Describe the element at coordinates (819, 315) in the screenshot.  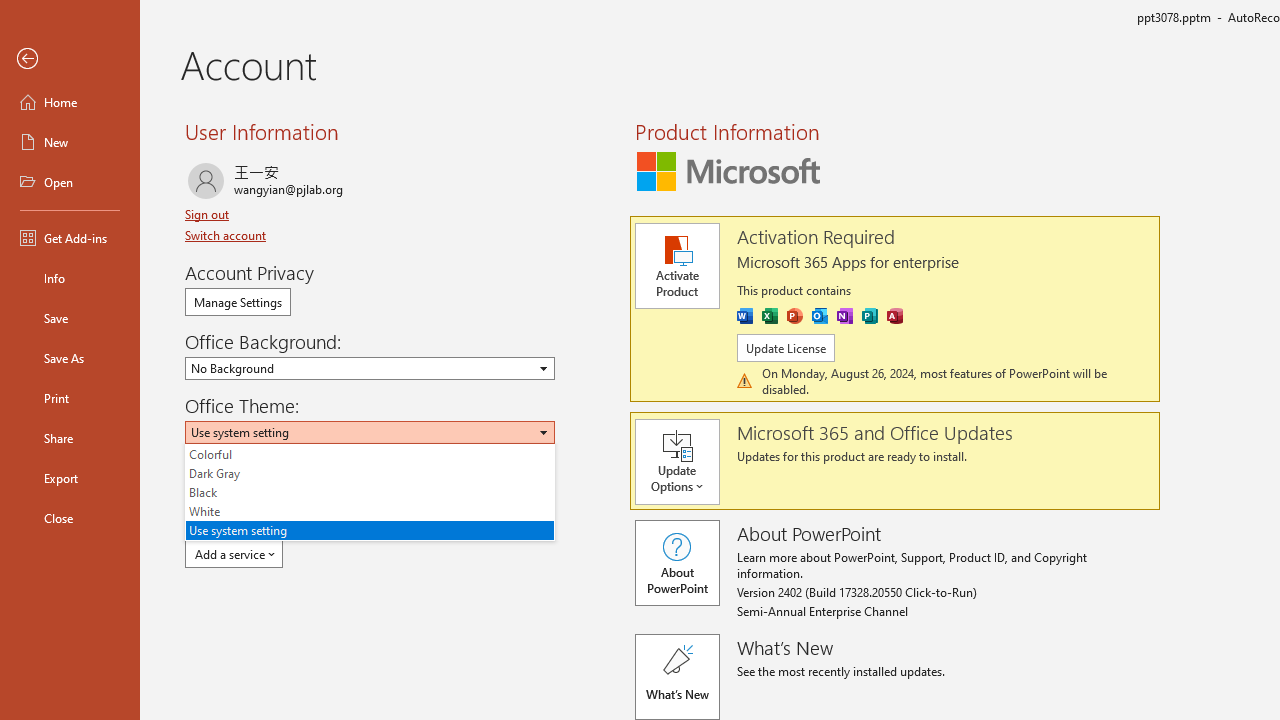
I see `'Outlook'` at that location.